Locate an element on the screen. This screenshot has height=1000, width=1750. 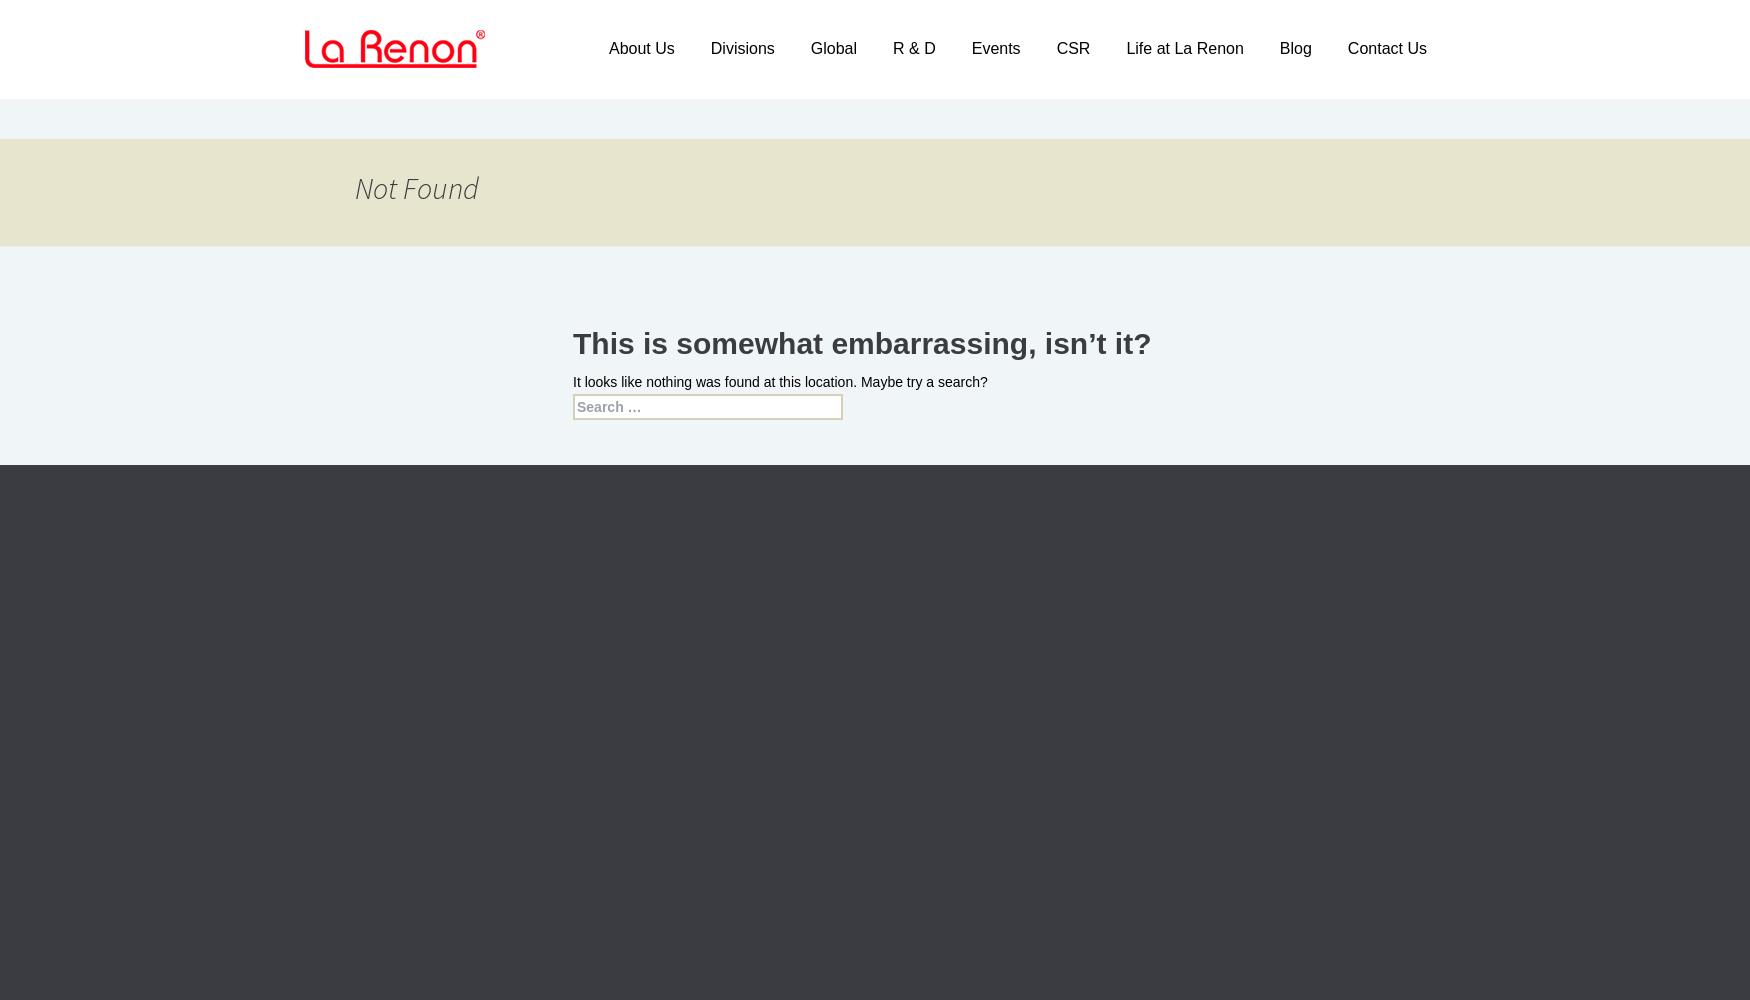
'Divisions' is located at coordinates (742, 48).